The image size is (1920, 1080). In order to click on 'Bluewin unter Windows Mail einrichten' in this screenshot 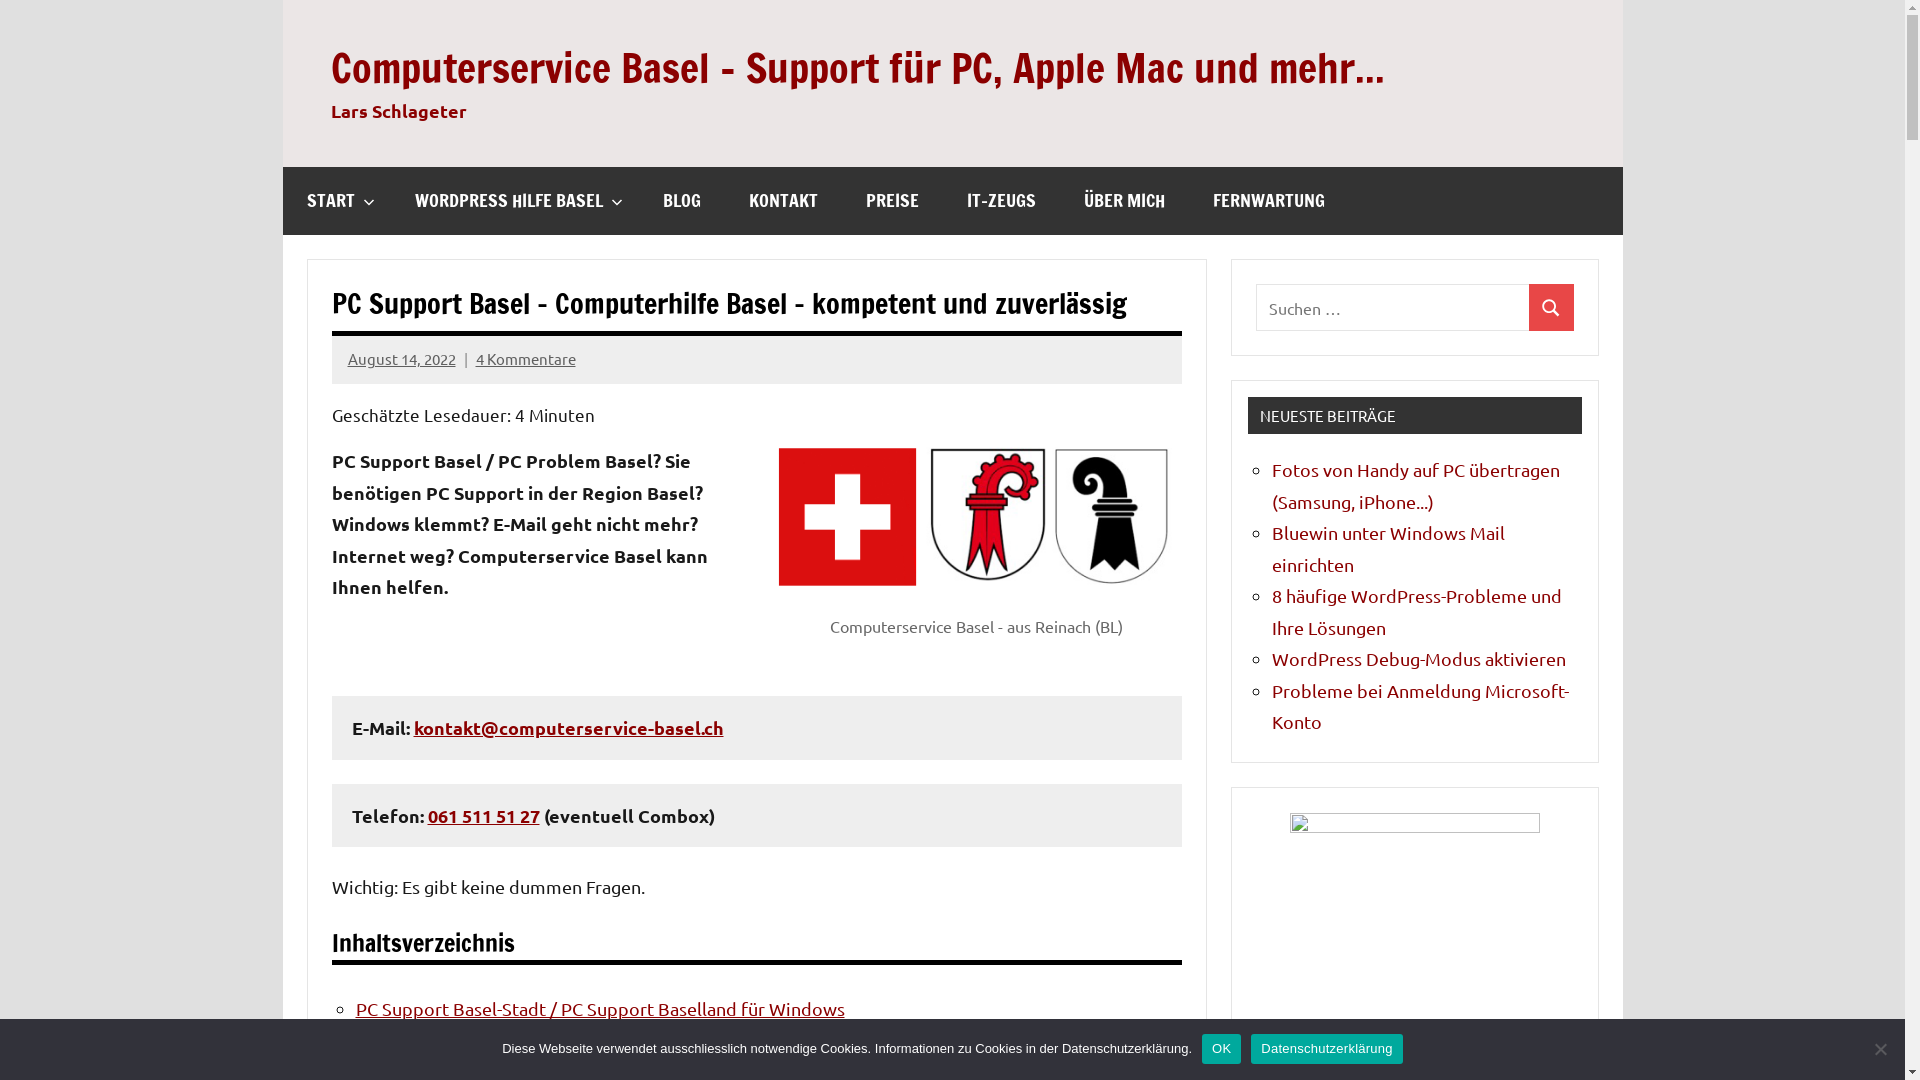, I will do `click(1387, 548)`.